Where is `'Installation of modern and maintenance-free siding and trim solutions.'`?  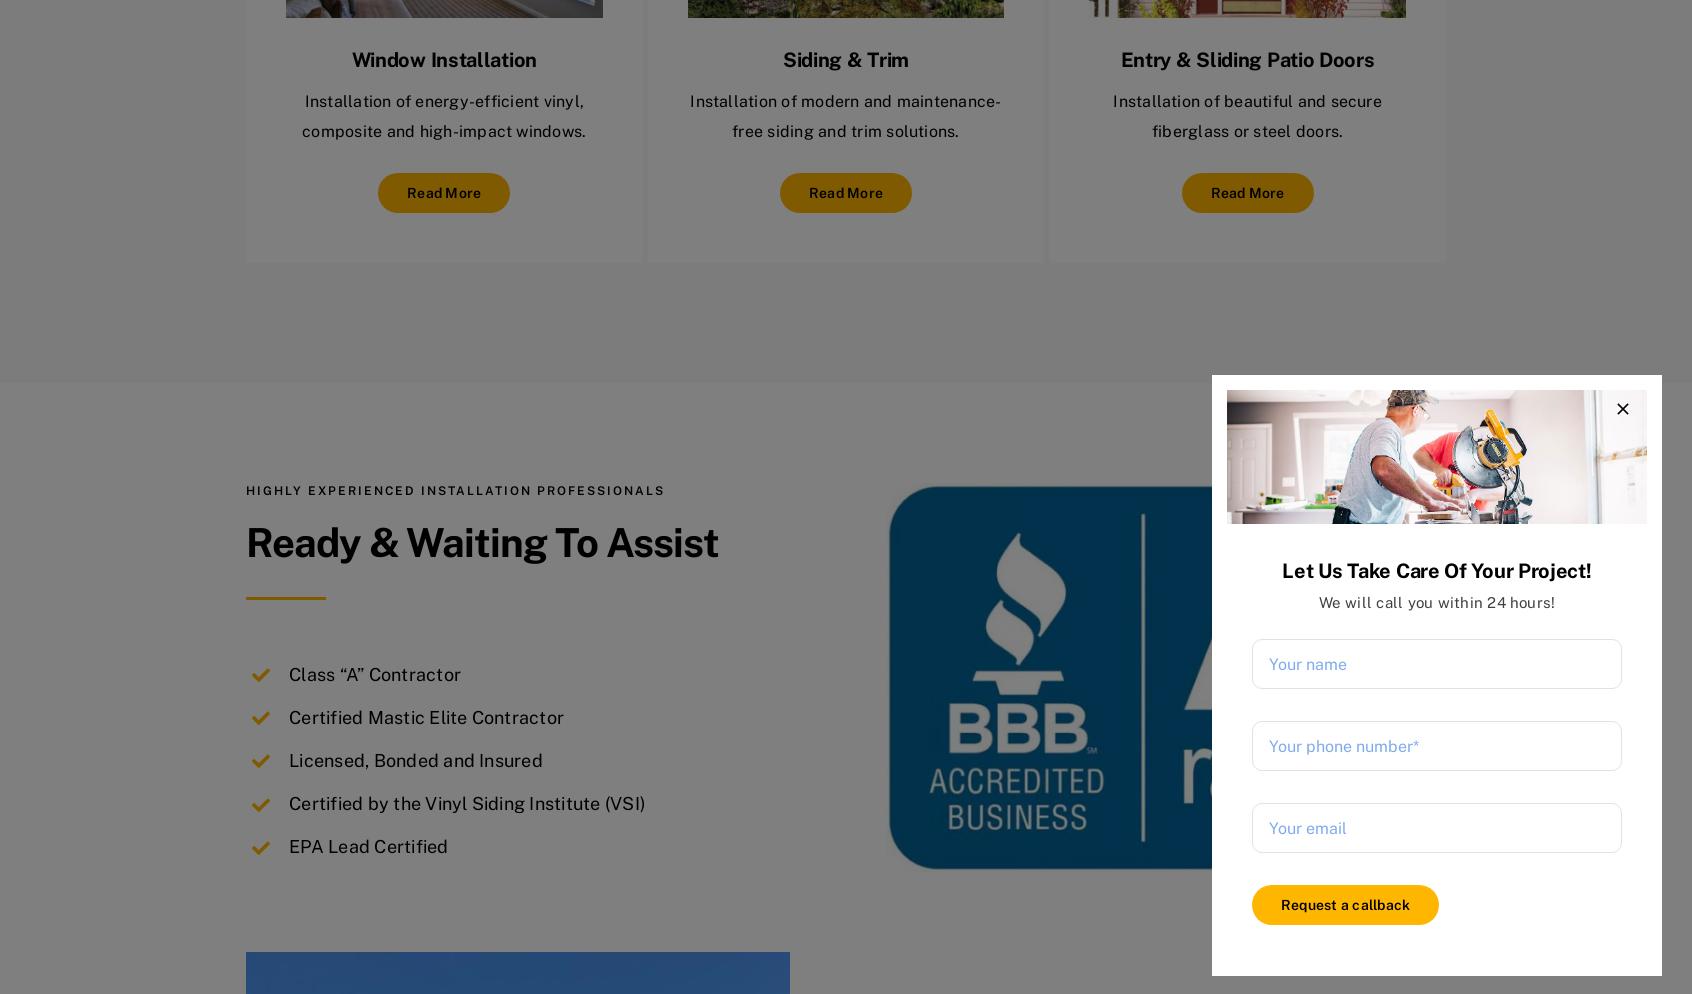 'Installation of modern and maintenance-free siding and trim solutions.' is located at coordinates (845, 114).